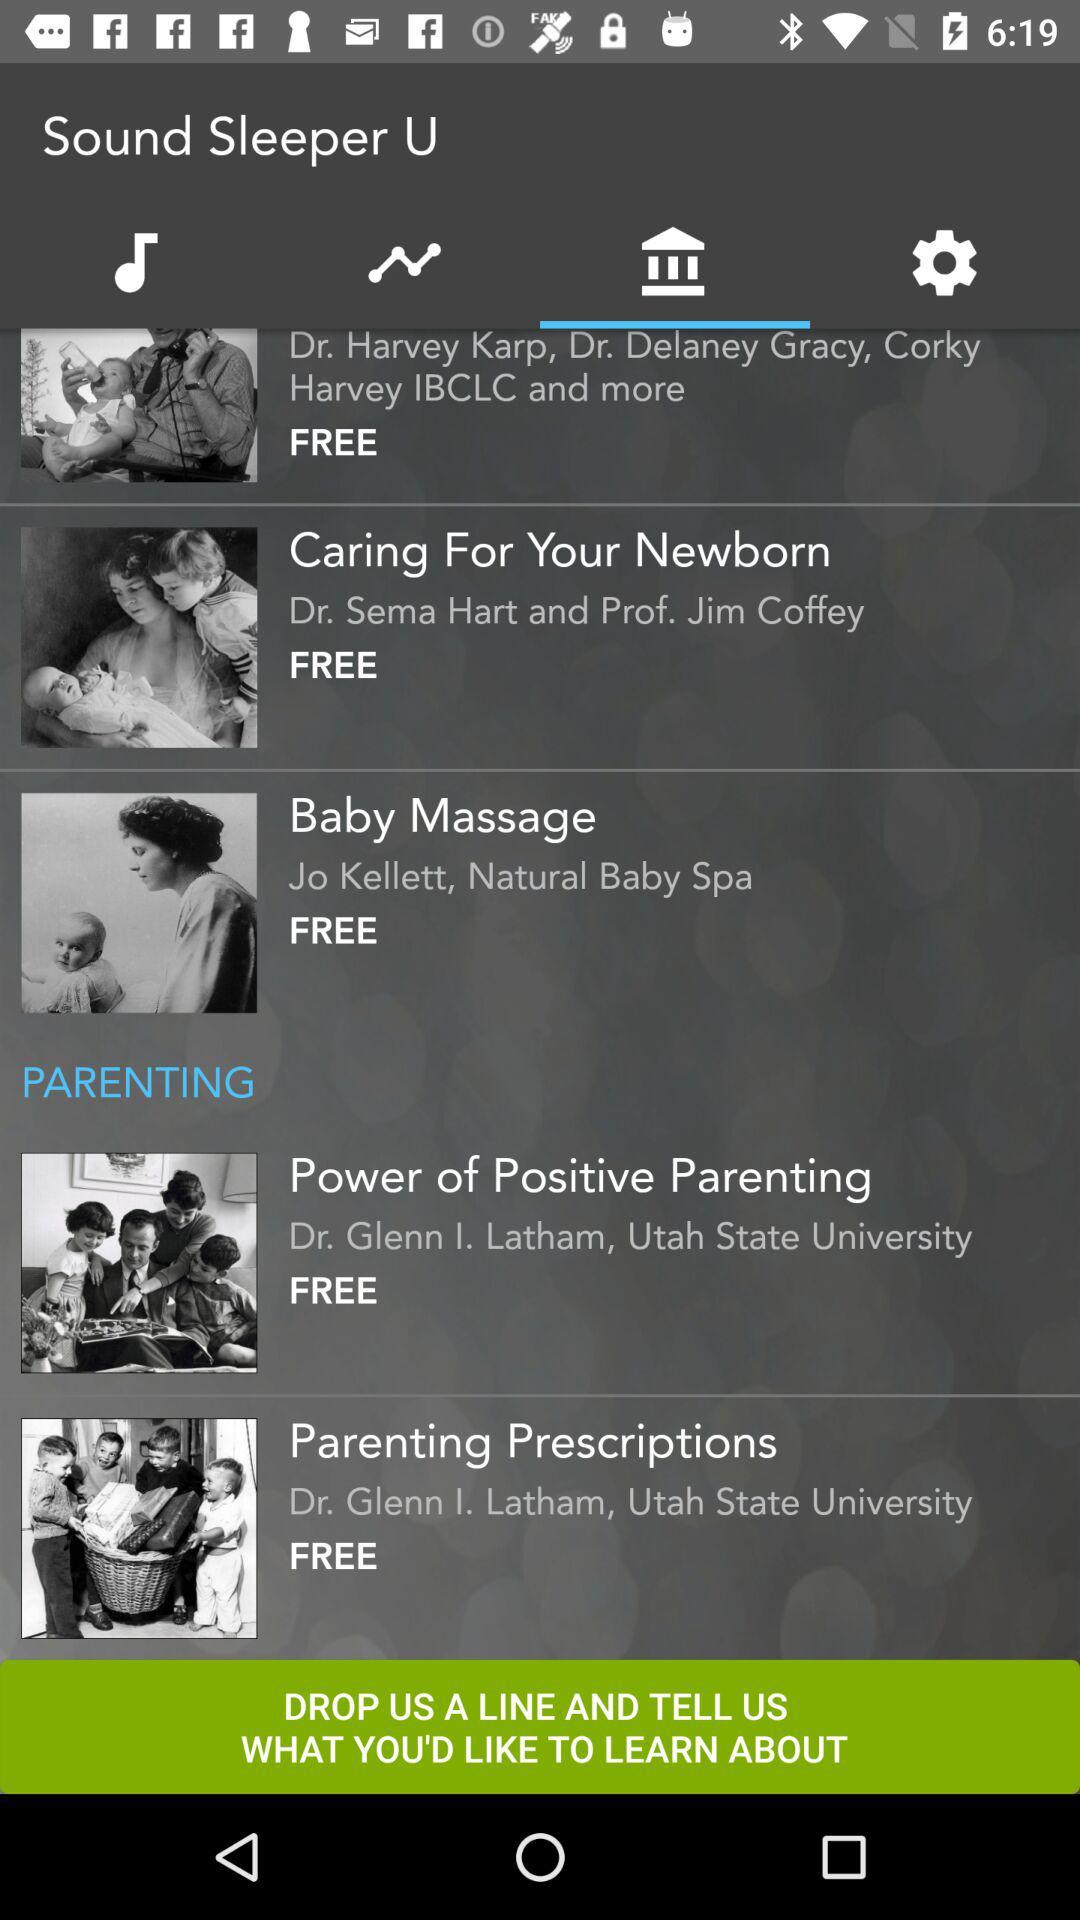 The image size is (1080, 1920). I want to click on the item above the dr glenn i icon, so click(678, 1432).